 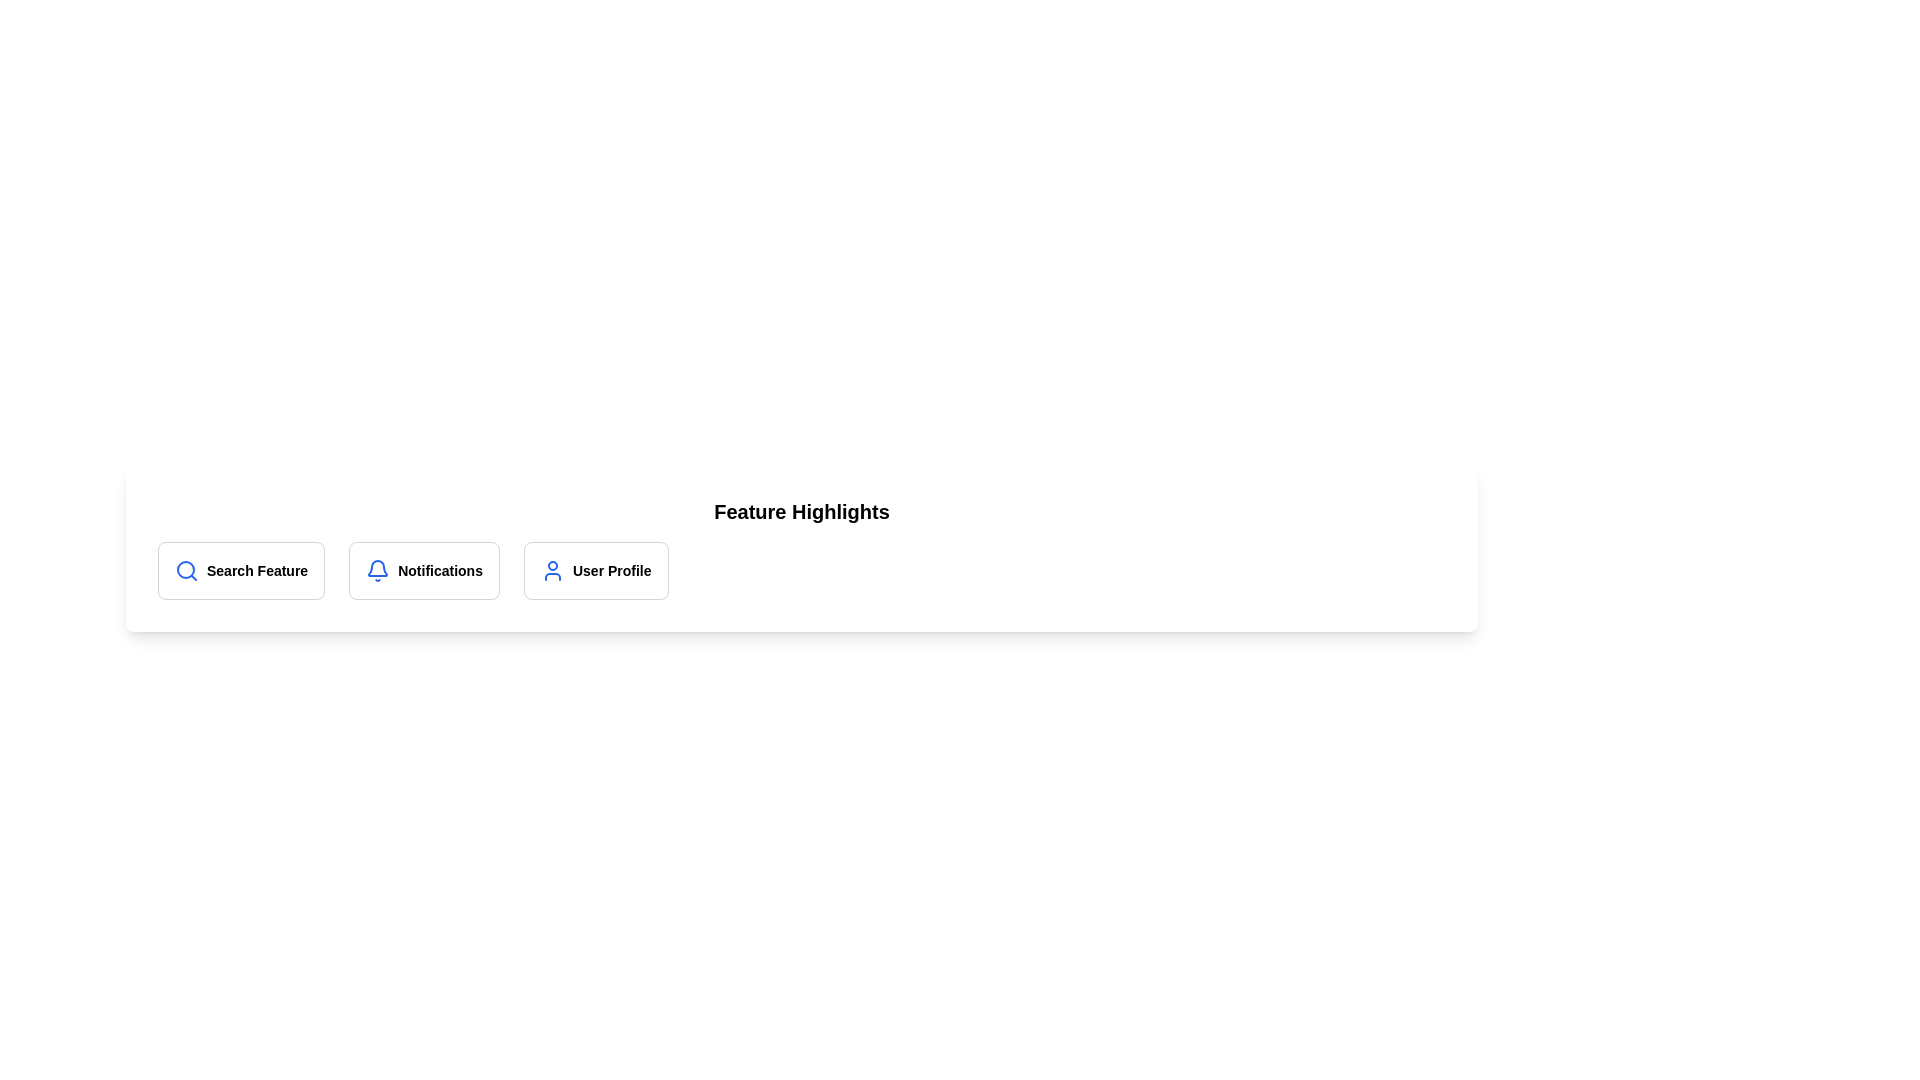 I want to click on the chip corresponding to Notifications, so click(x=423, y=570).